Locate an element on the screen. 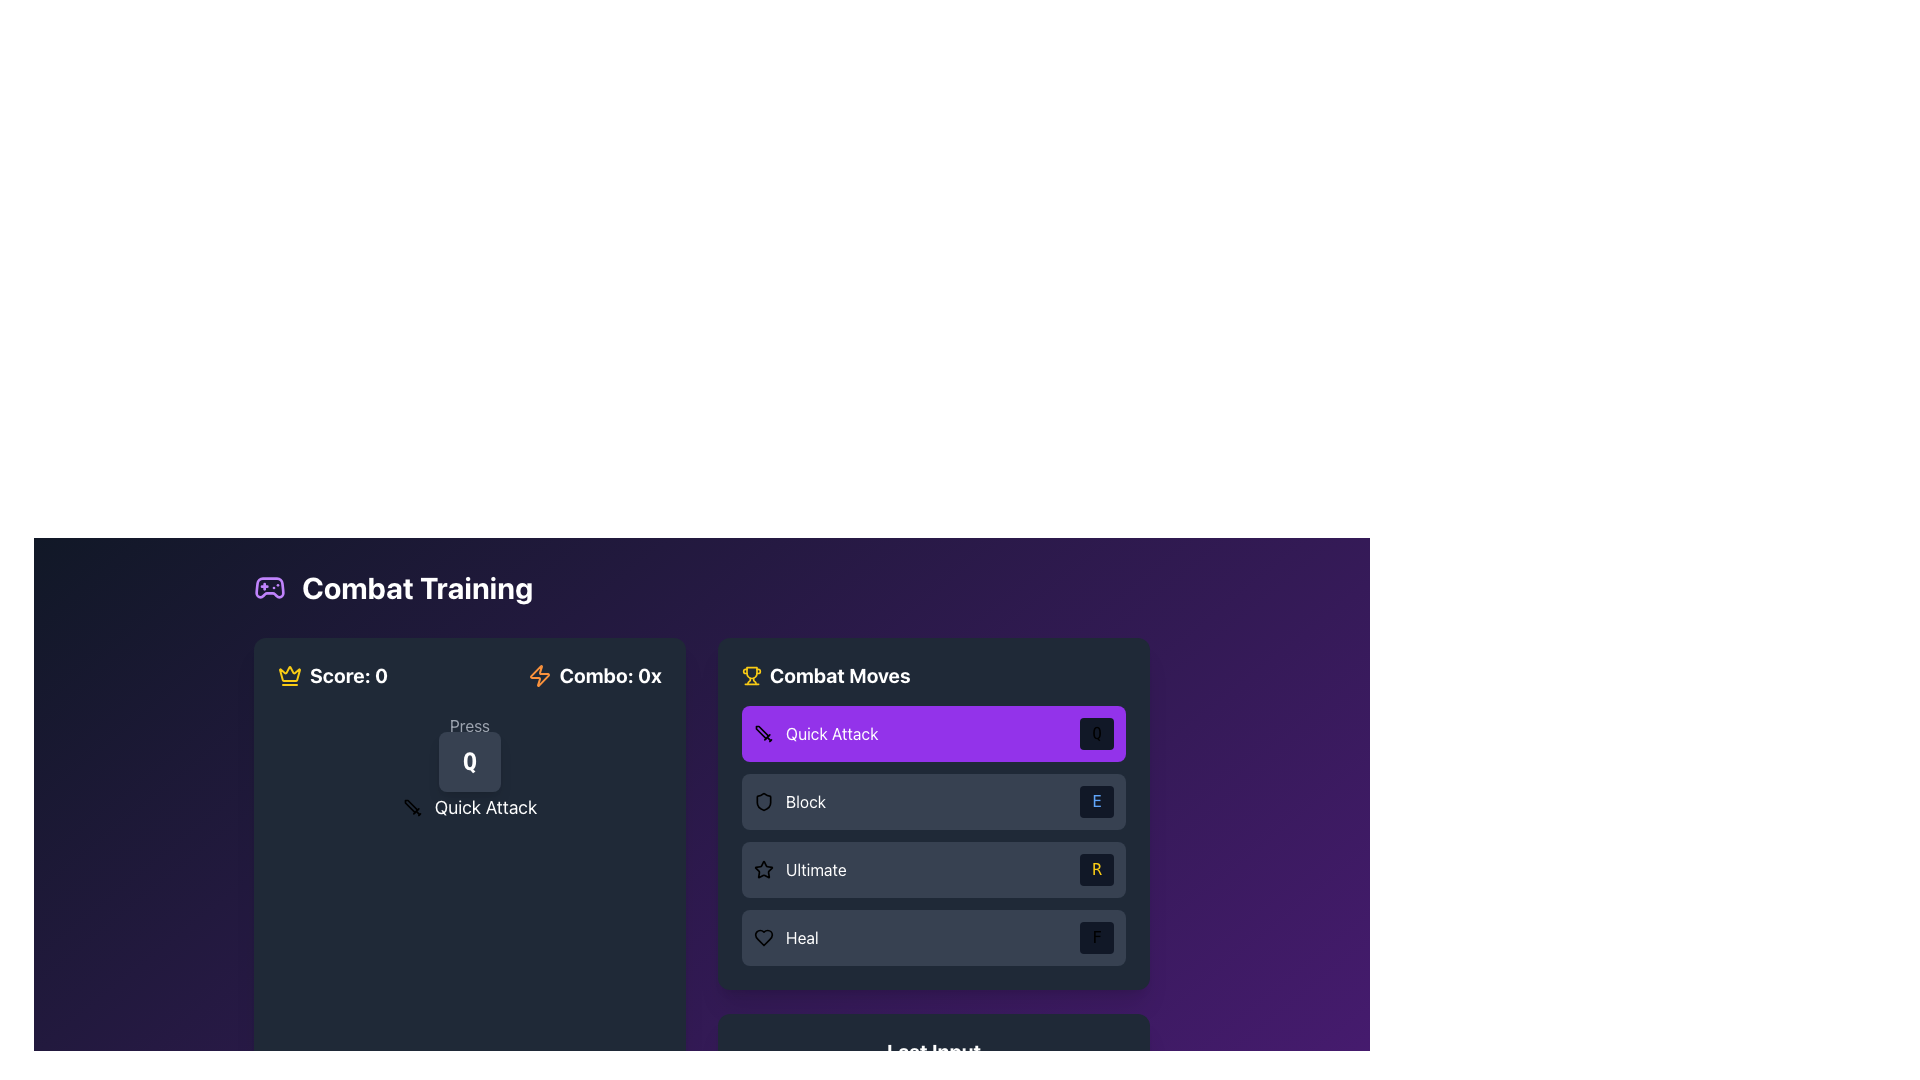 This screenshot has height=1080, width=1920. the stylized game controller icon located in the header labeled 'Combat Training', which features a cross-shaped control pad and a circular button layout, rendered in purple is located at coordinates (268, 586).